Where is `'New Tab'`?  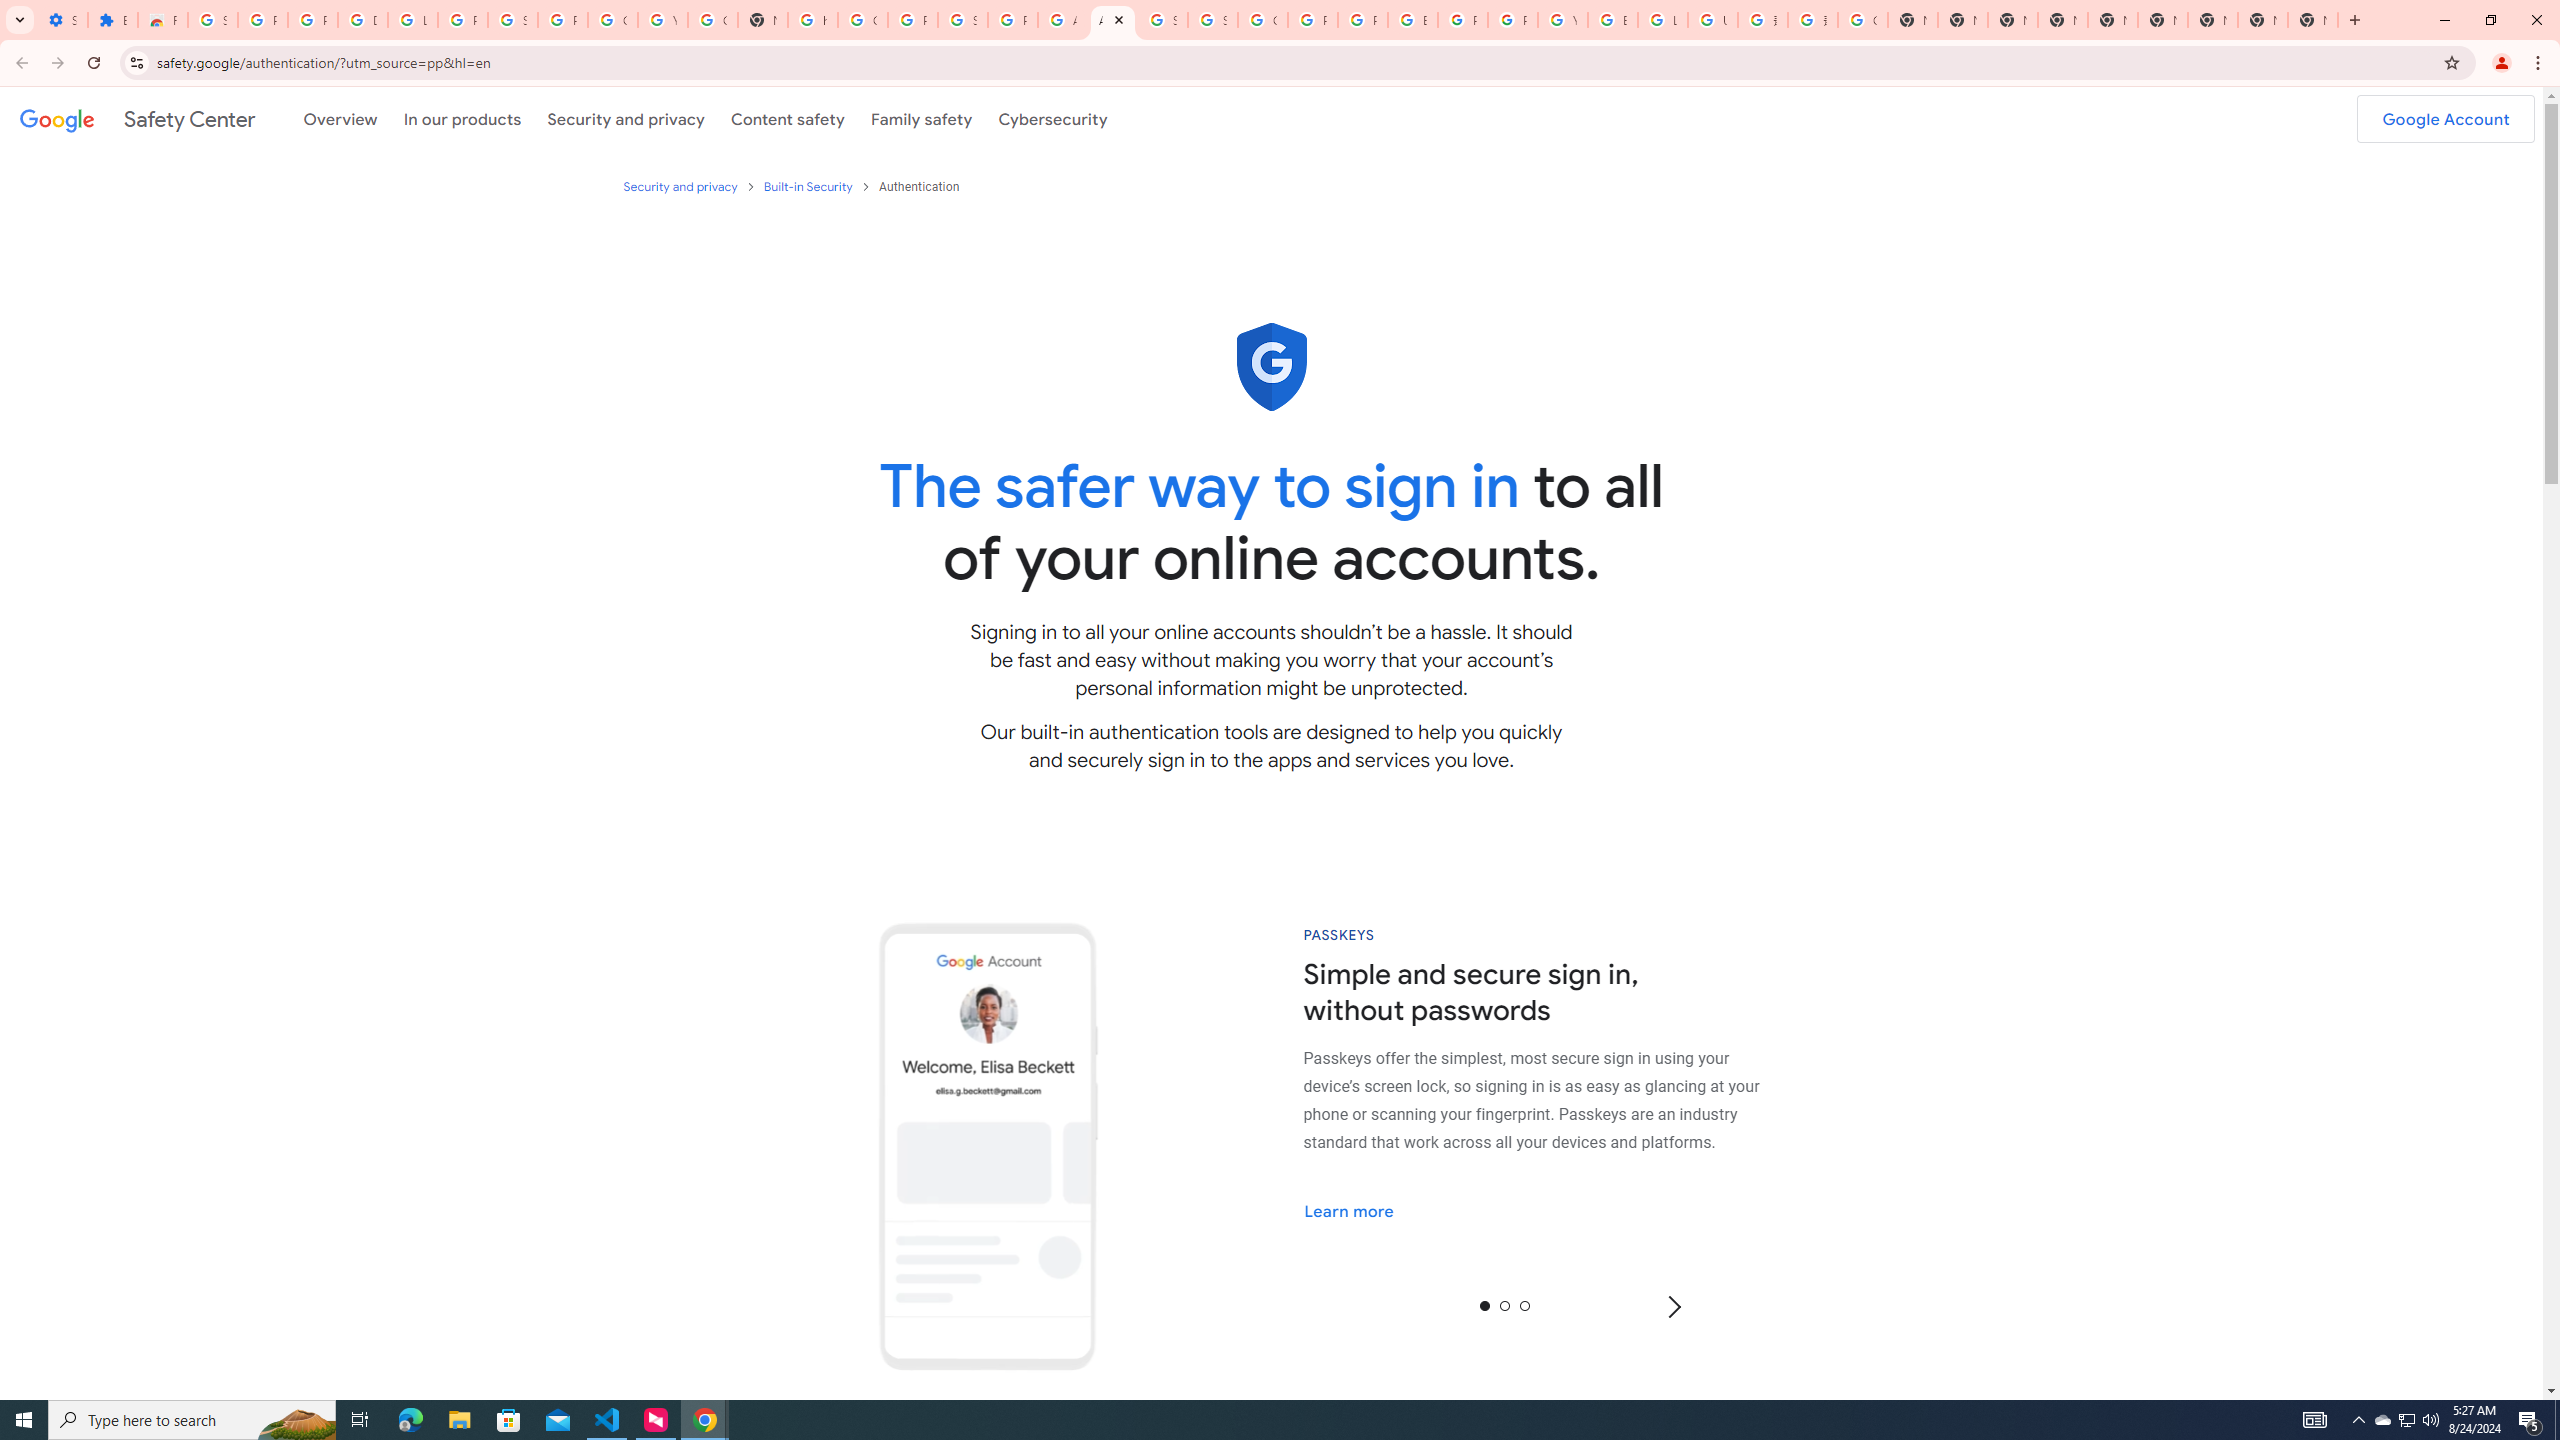
'New Tab' is located at coordinates (2311, 19).